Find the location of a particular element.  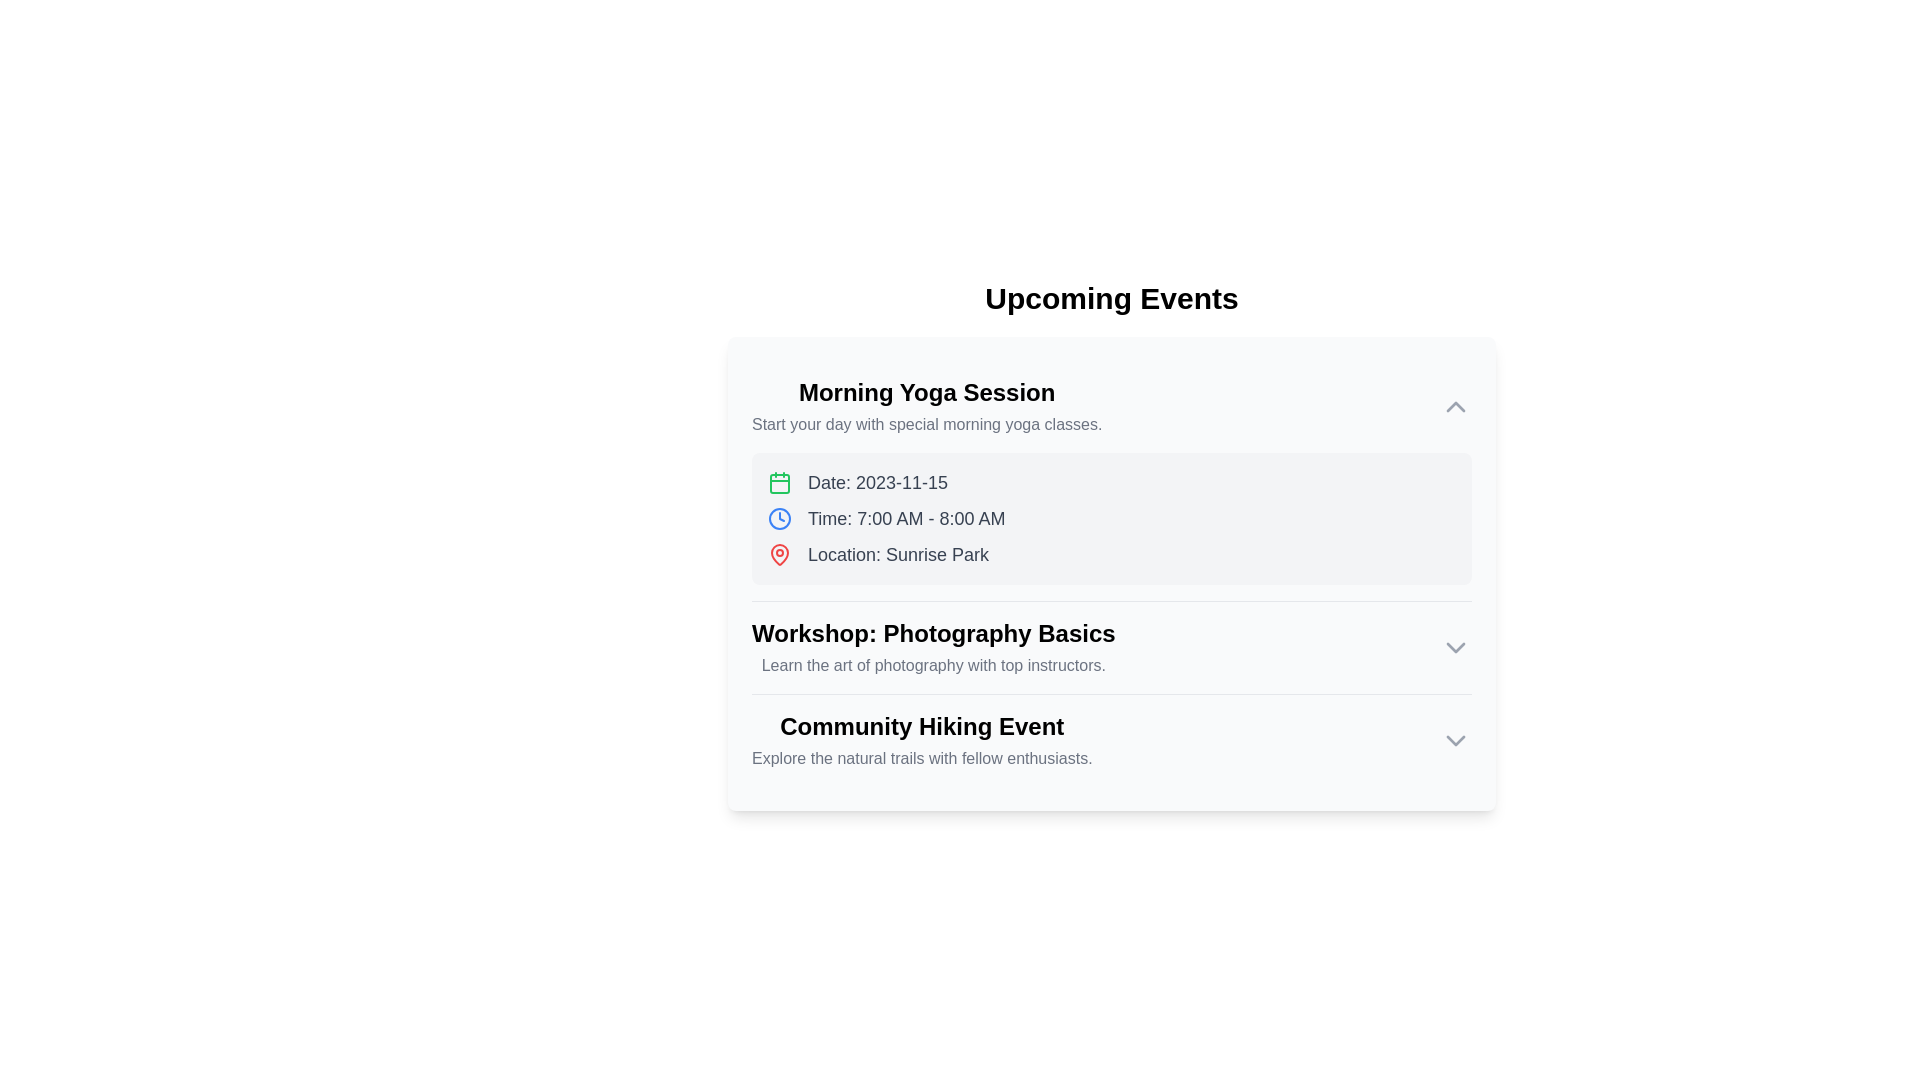

the downward pointing chevron icon located to the right of the 'Workshop: Photography Basics' text is located at coordinates (1455, 648).